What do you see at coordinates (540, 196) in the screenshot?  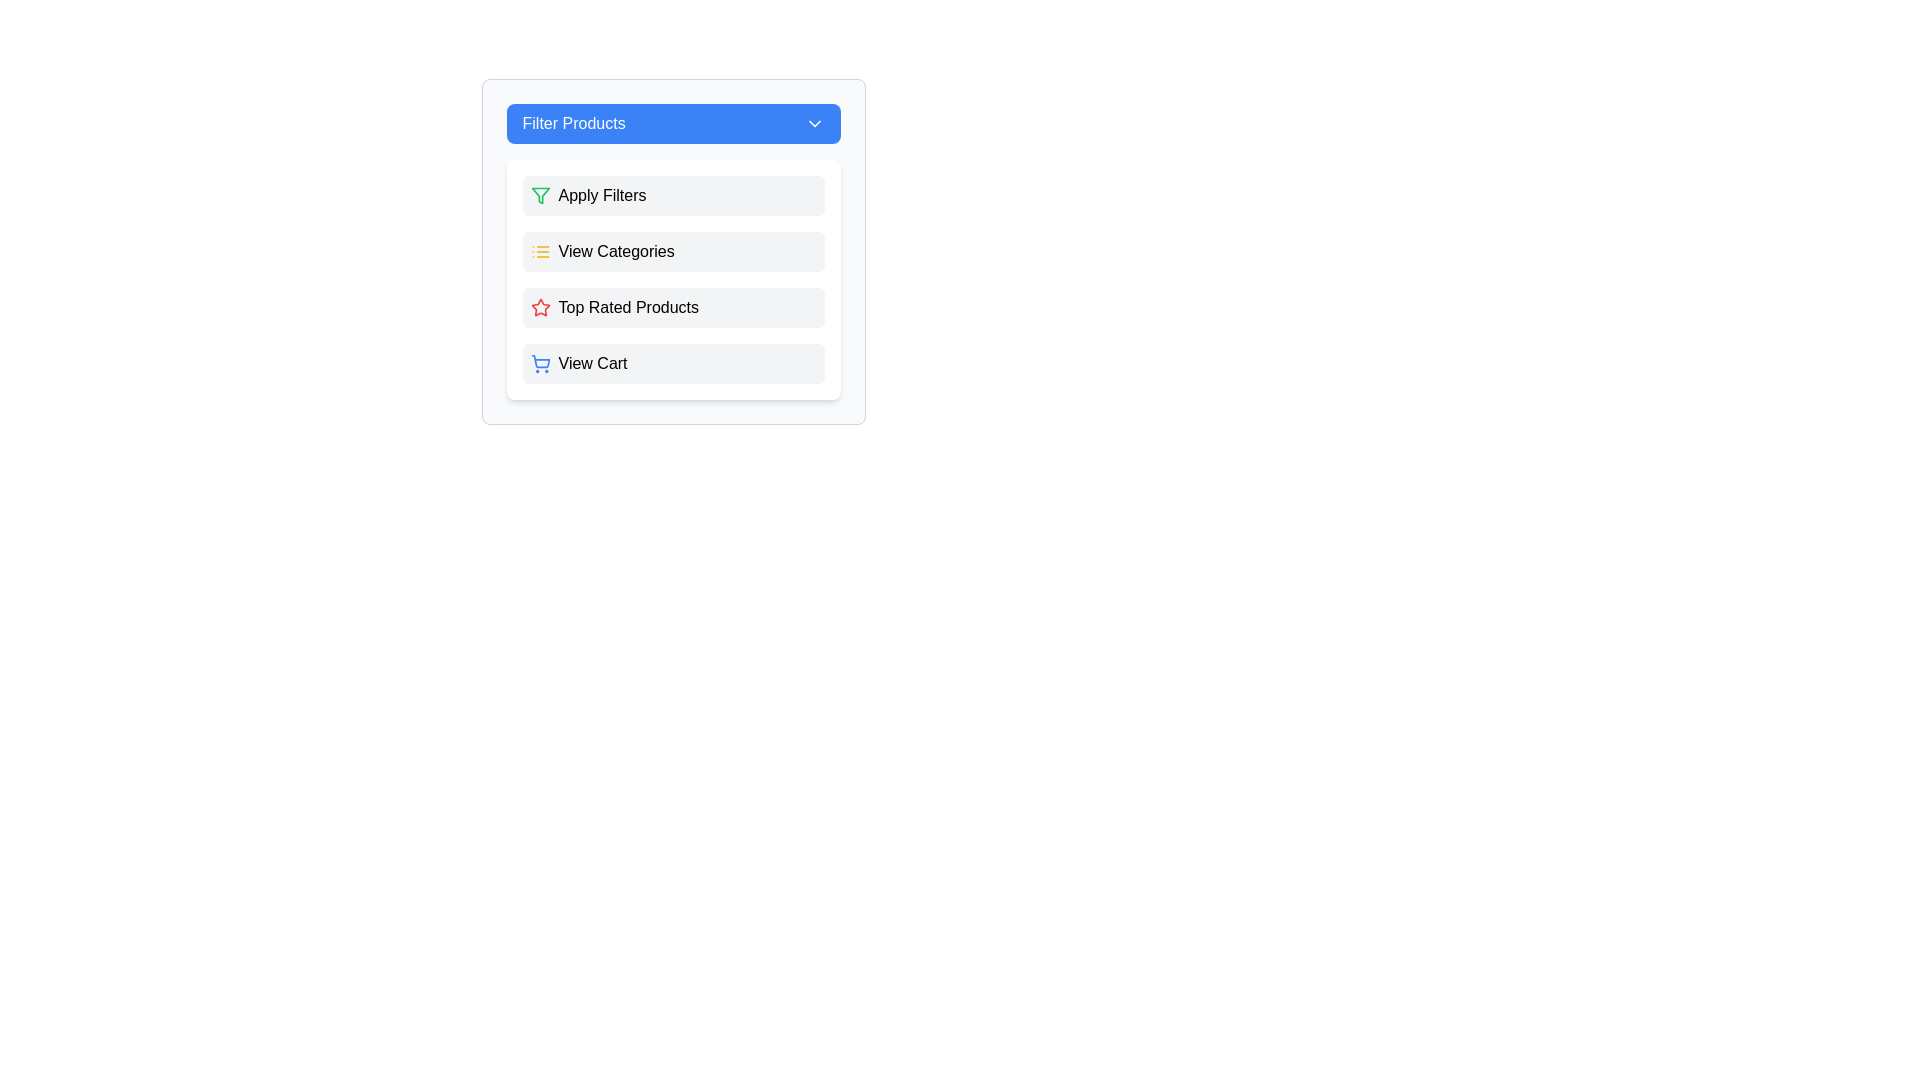 I see `the vibrant green funnel icon located under the 'Filter Products' dropdown menu, adjacent to the 'Apply Filters' label` at bounding box center [540, 196].